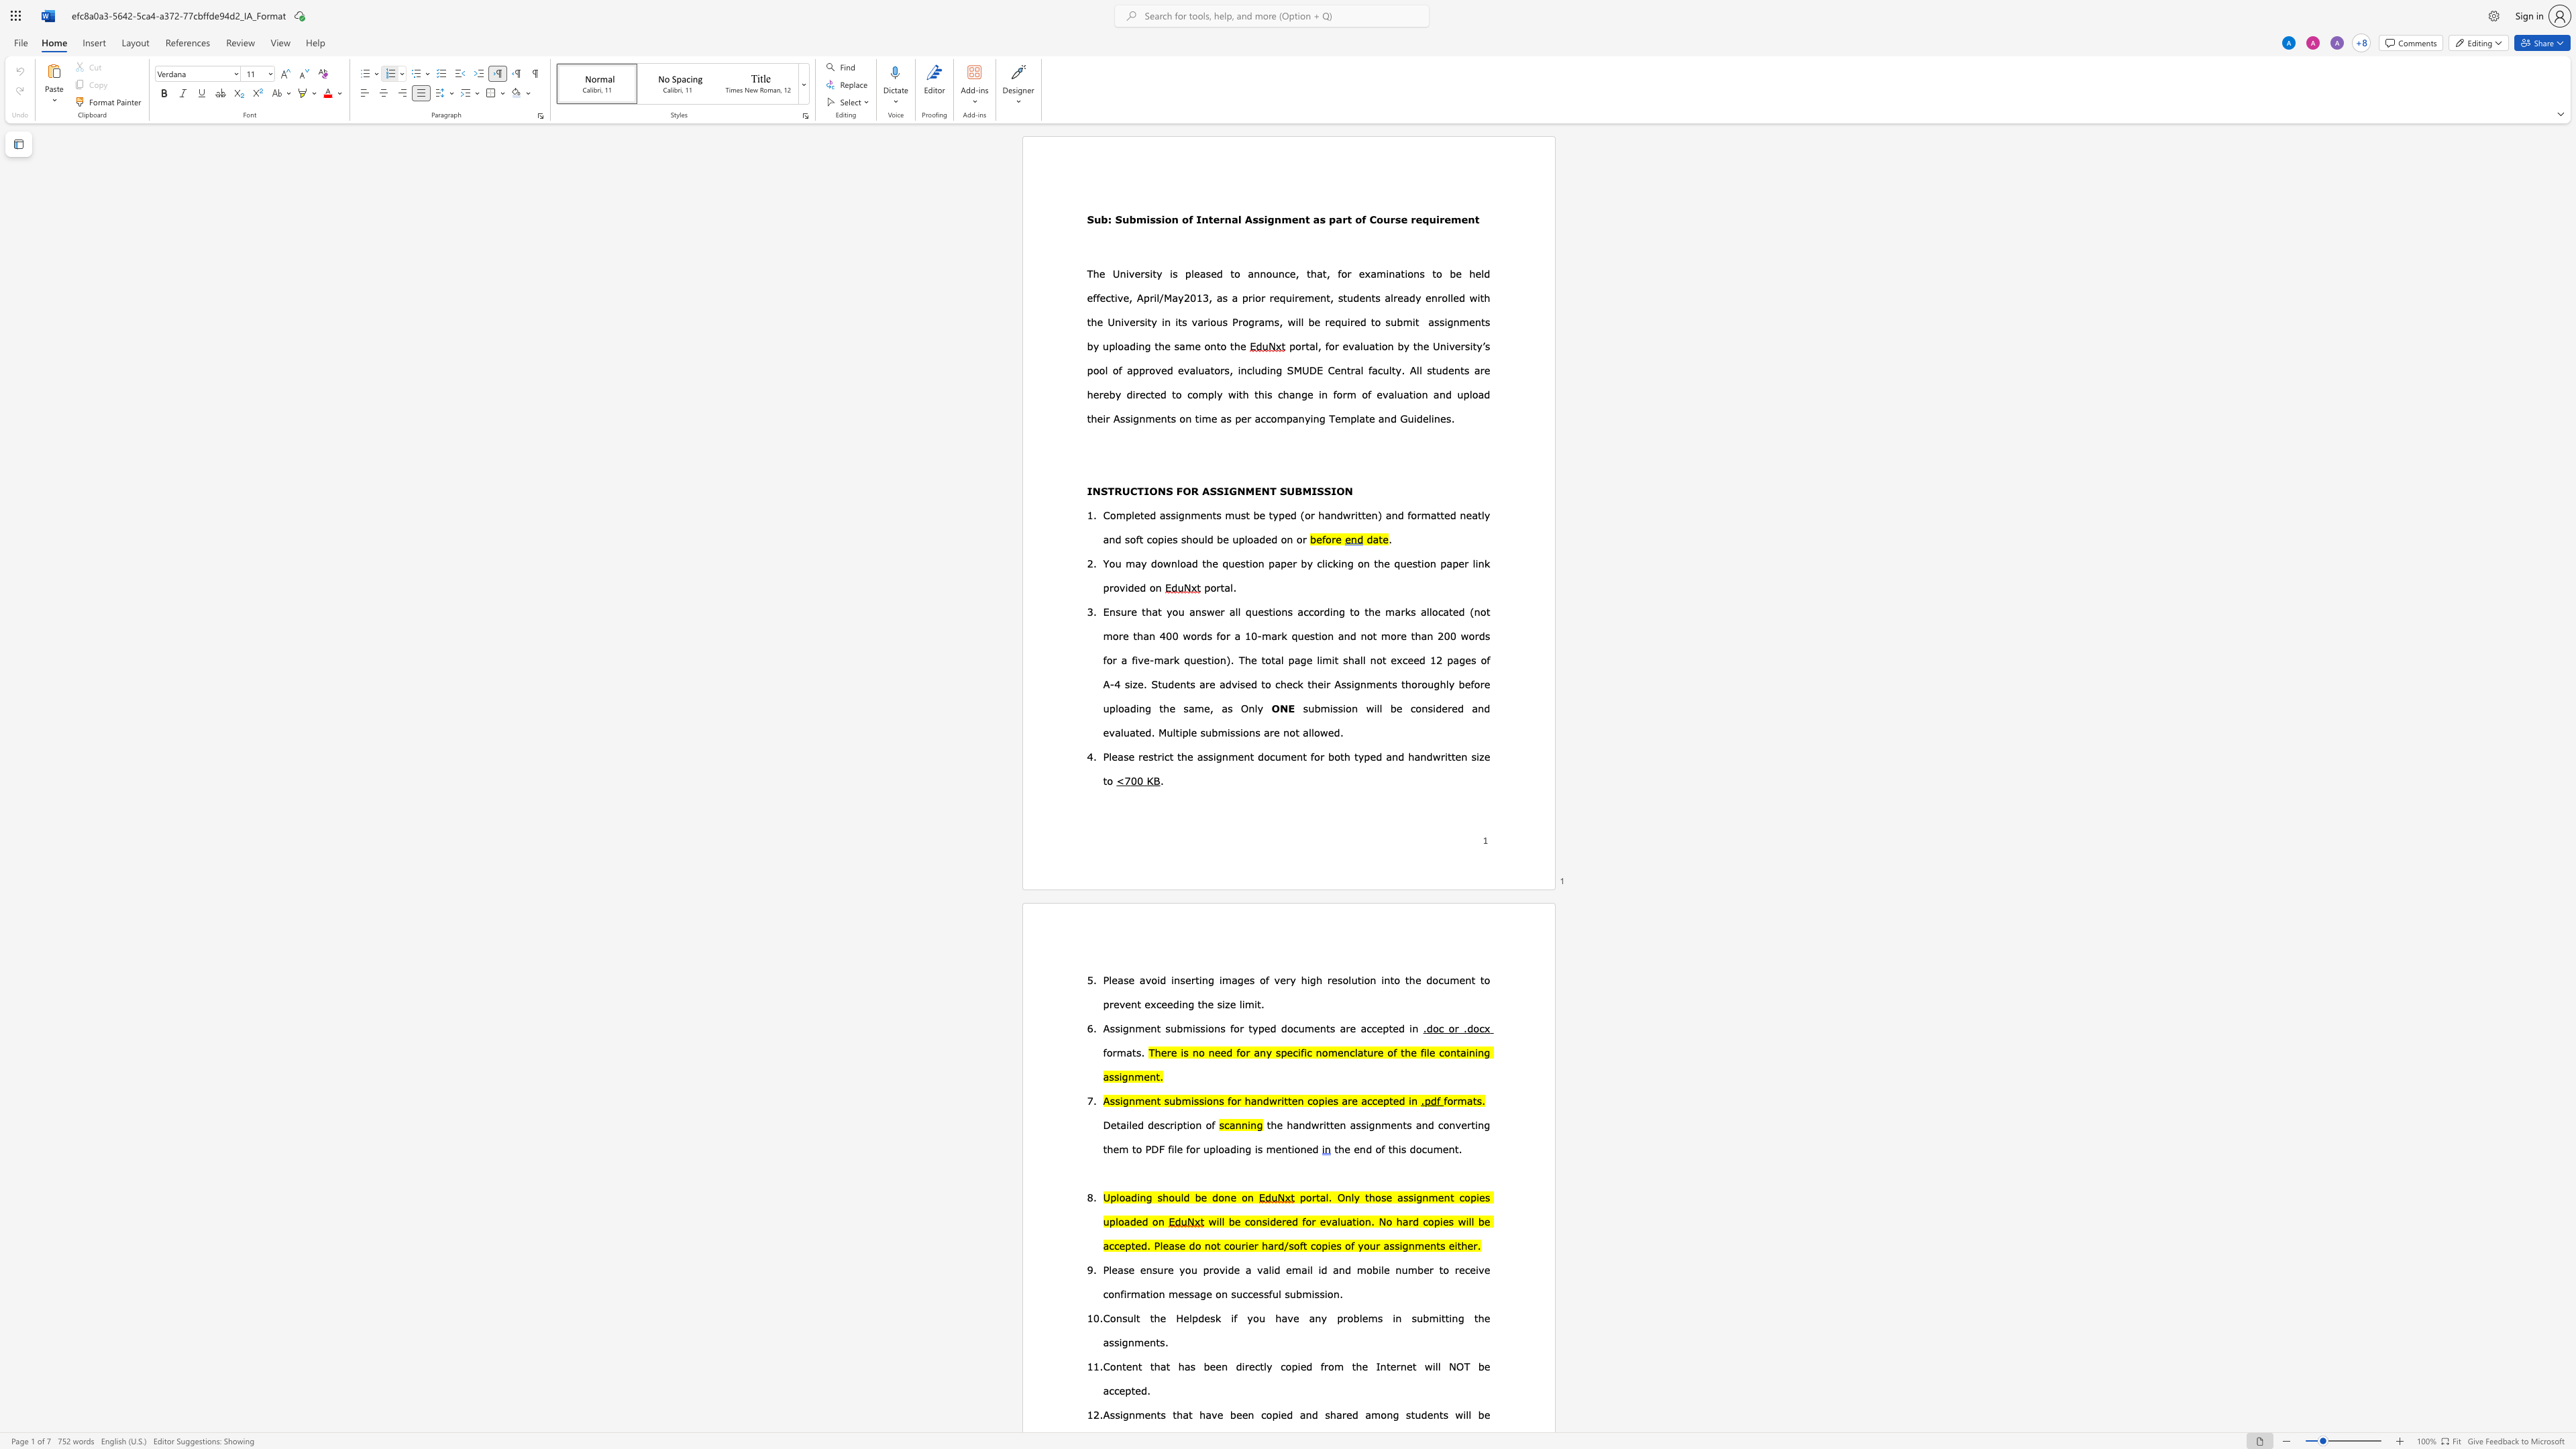  I want to click on the space between the continuous character "i" and "c" in the text, so click(1164, 756).